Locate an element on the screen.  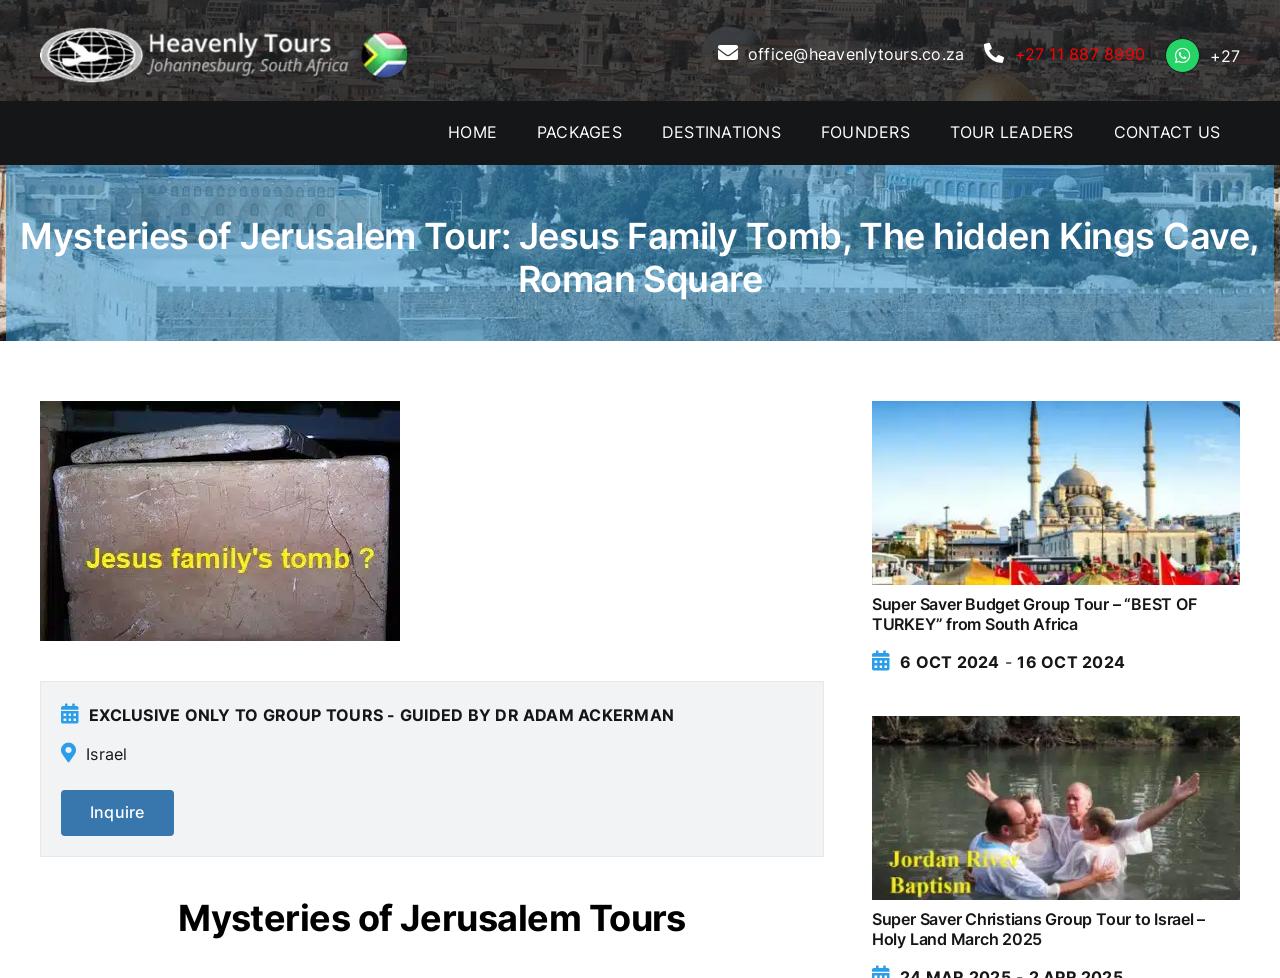
'Inquire' is located at coordinates (115, 811).